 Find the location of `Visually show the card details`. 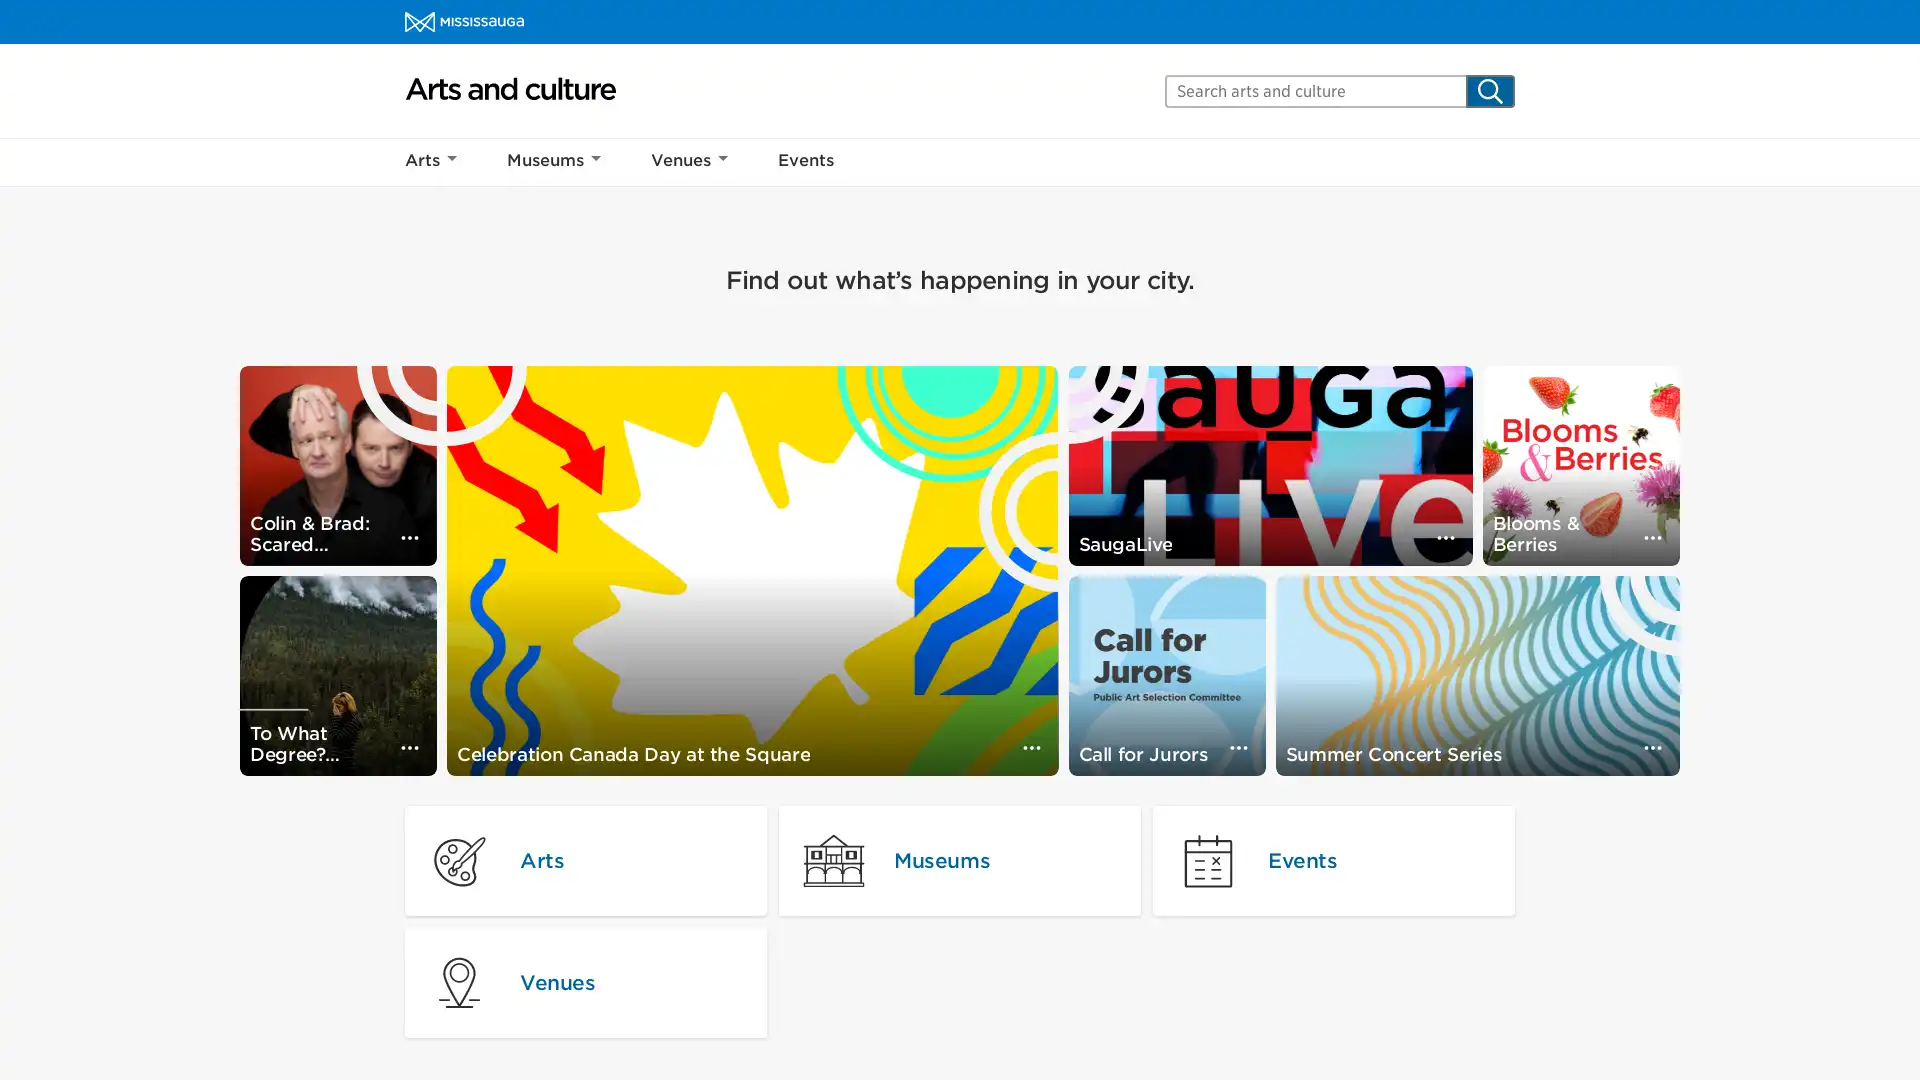

Visually show the card details is located at coordinates (1652, 748).